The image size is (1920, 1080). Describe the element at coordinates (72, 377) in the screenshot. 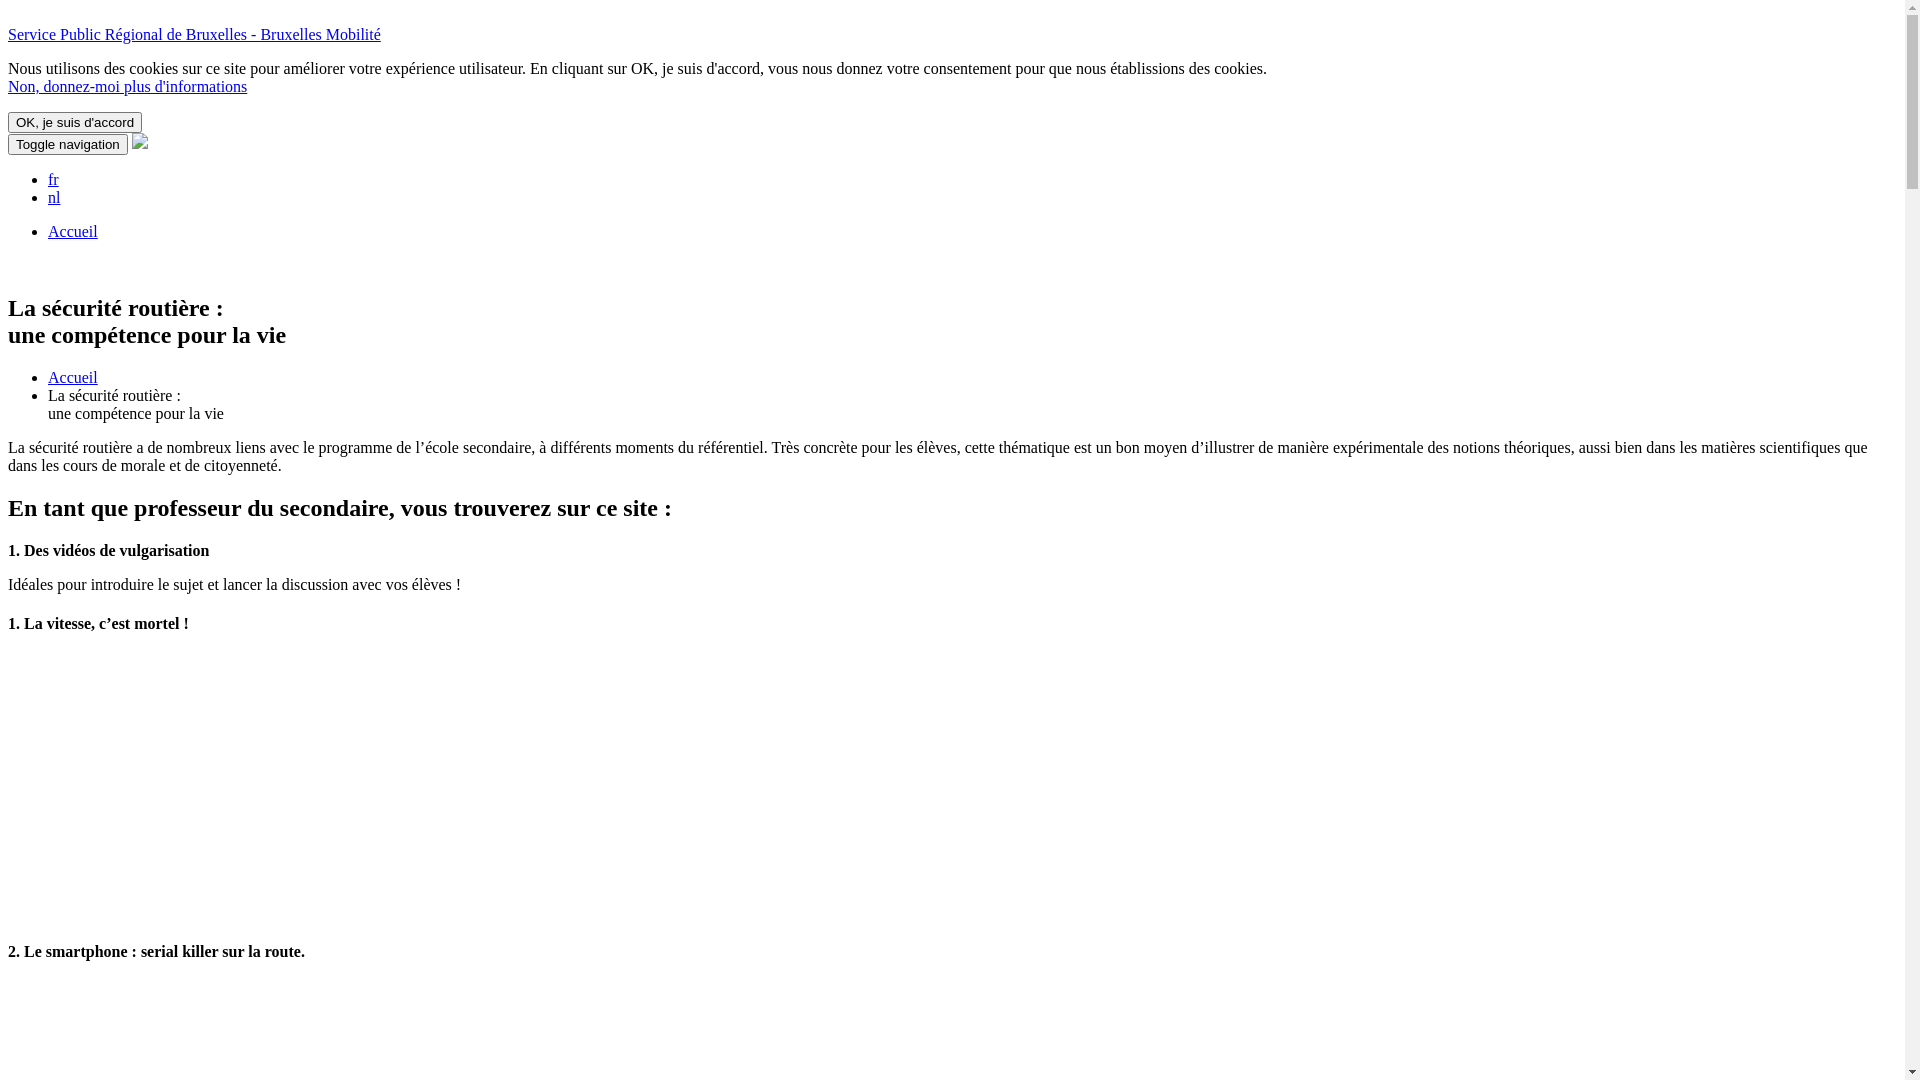

I see `'Accueil'` at that location.